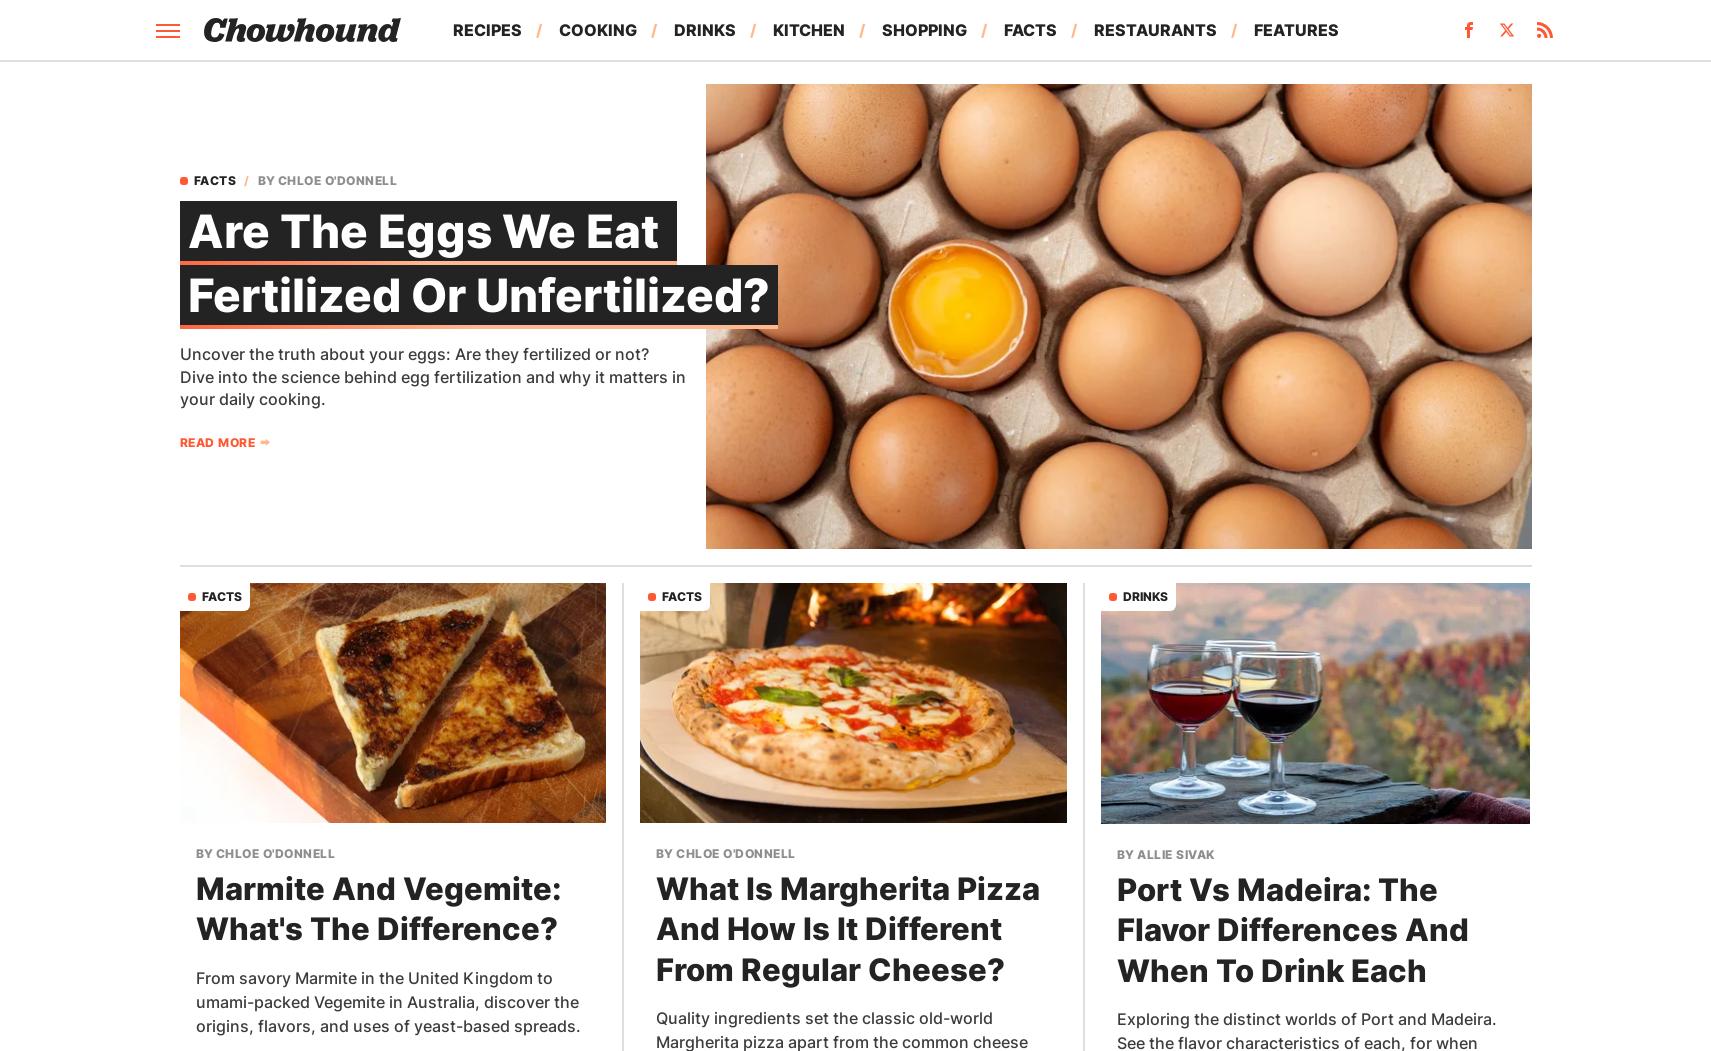 This screenshot has width=1711, height=1051. I want to click on 'Marmite And Vegemite: What's The Difference?', so click(377, 908).